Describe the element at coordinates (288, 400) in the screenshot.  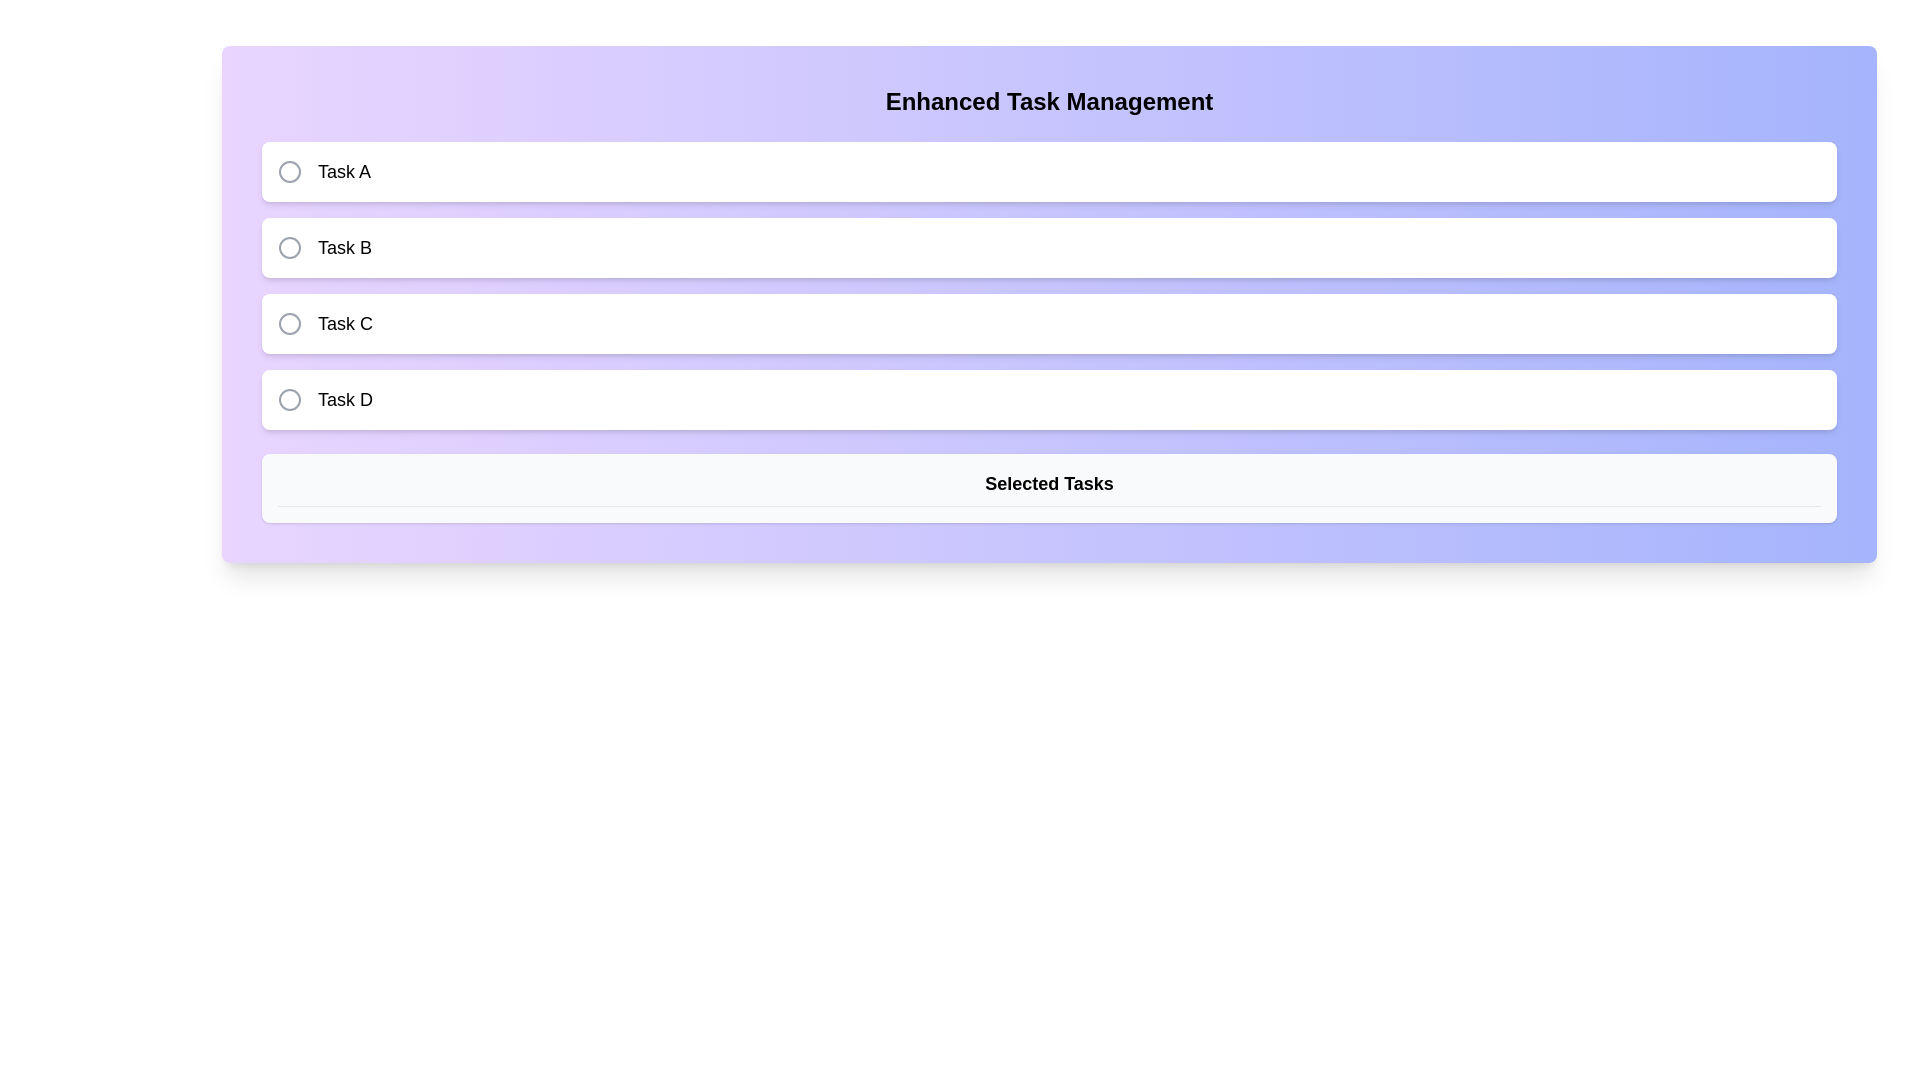
I see `the SVG circle element representing the radio button for 'Task D' in the form interface` at that location.